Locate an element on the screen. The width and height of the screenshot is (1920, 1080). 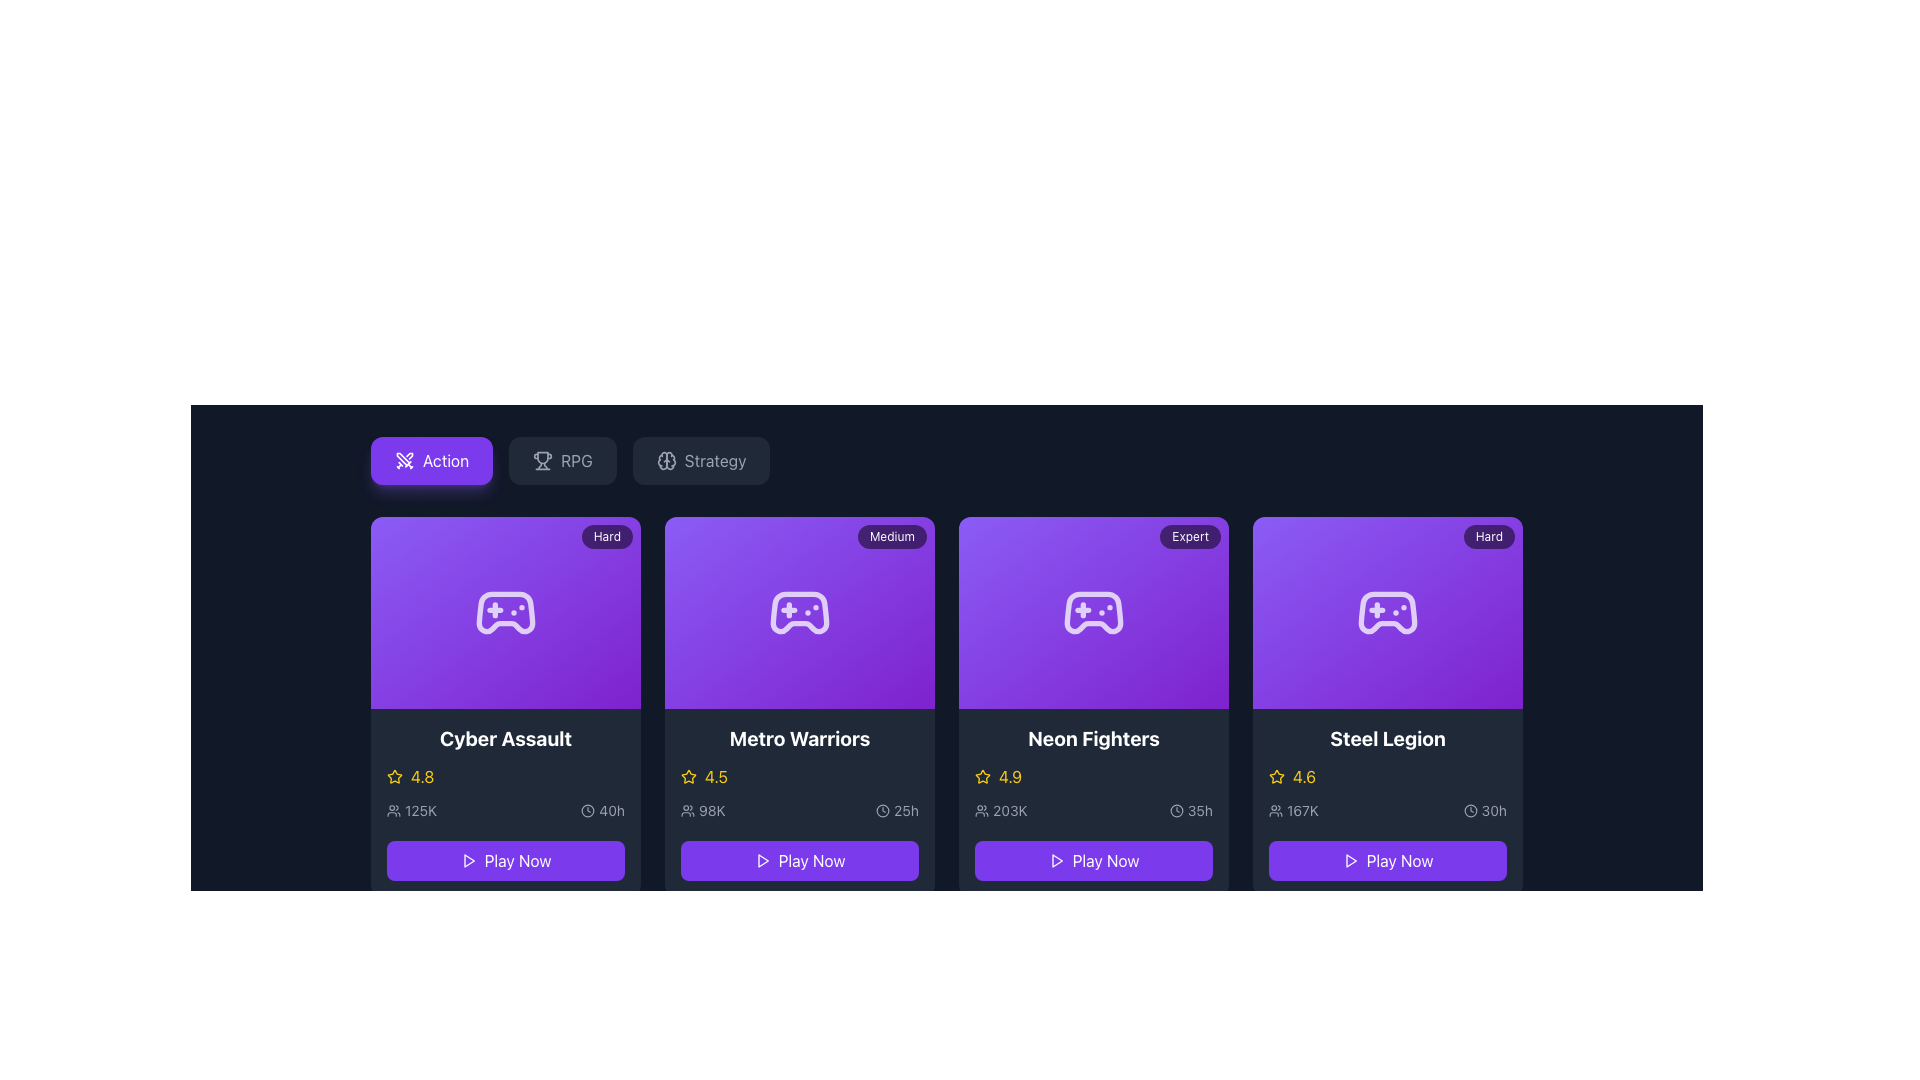
the clock icon located in the bottom-right part of the 'Neon Fighters' card, next to the '35h' text is located at coordinates (1176, 810).